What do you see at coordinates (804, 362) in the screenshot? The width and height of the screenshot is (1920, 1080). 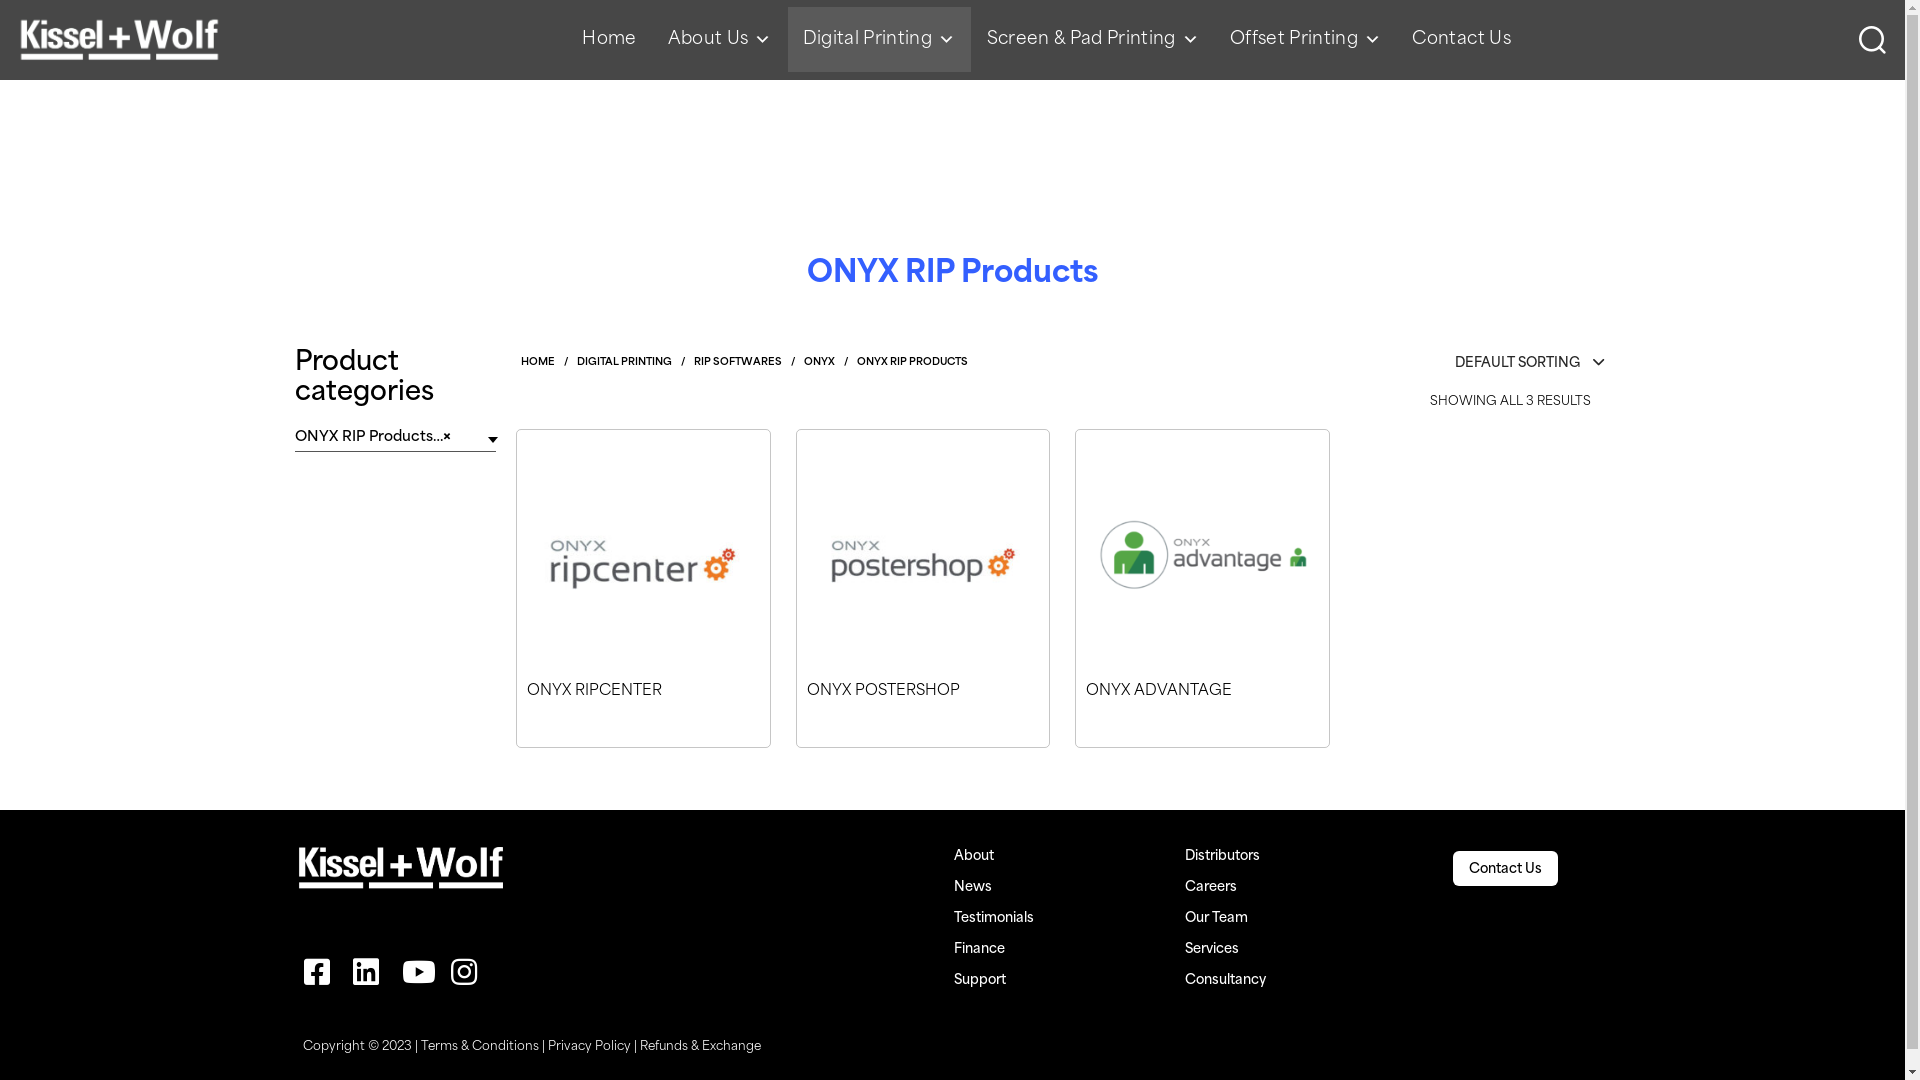 I see `'ONYX'` at bounding box center [804, 362].